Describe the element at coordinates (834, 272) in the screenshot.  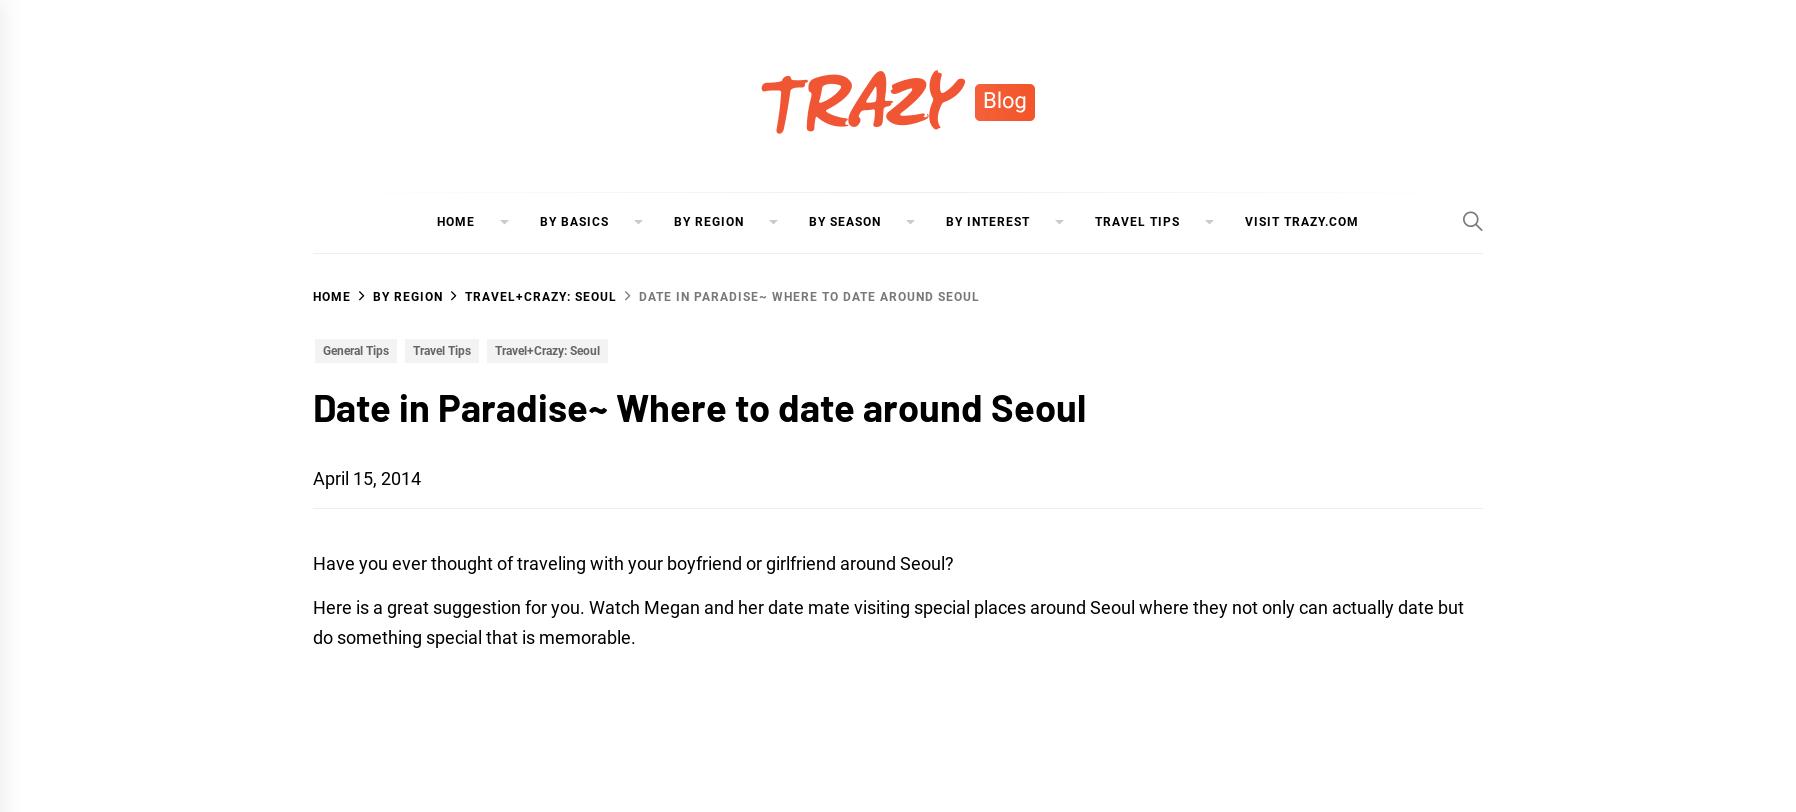
I see `'Spring'` at that location.